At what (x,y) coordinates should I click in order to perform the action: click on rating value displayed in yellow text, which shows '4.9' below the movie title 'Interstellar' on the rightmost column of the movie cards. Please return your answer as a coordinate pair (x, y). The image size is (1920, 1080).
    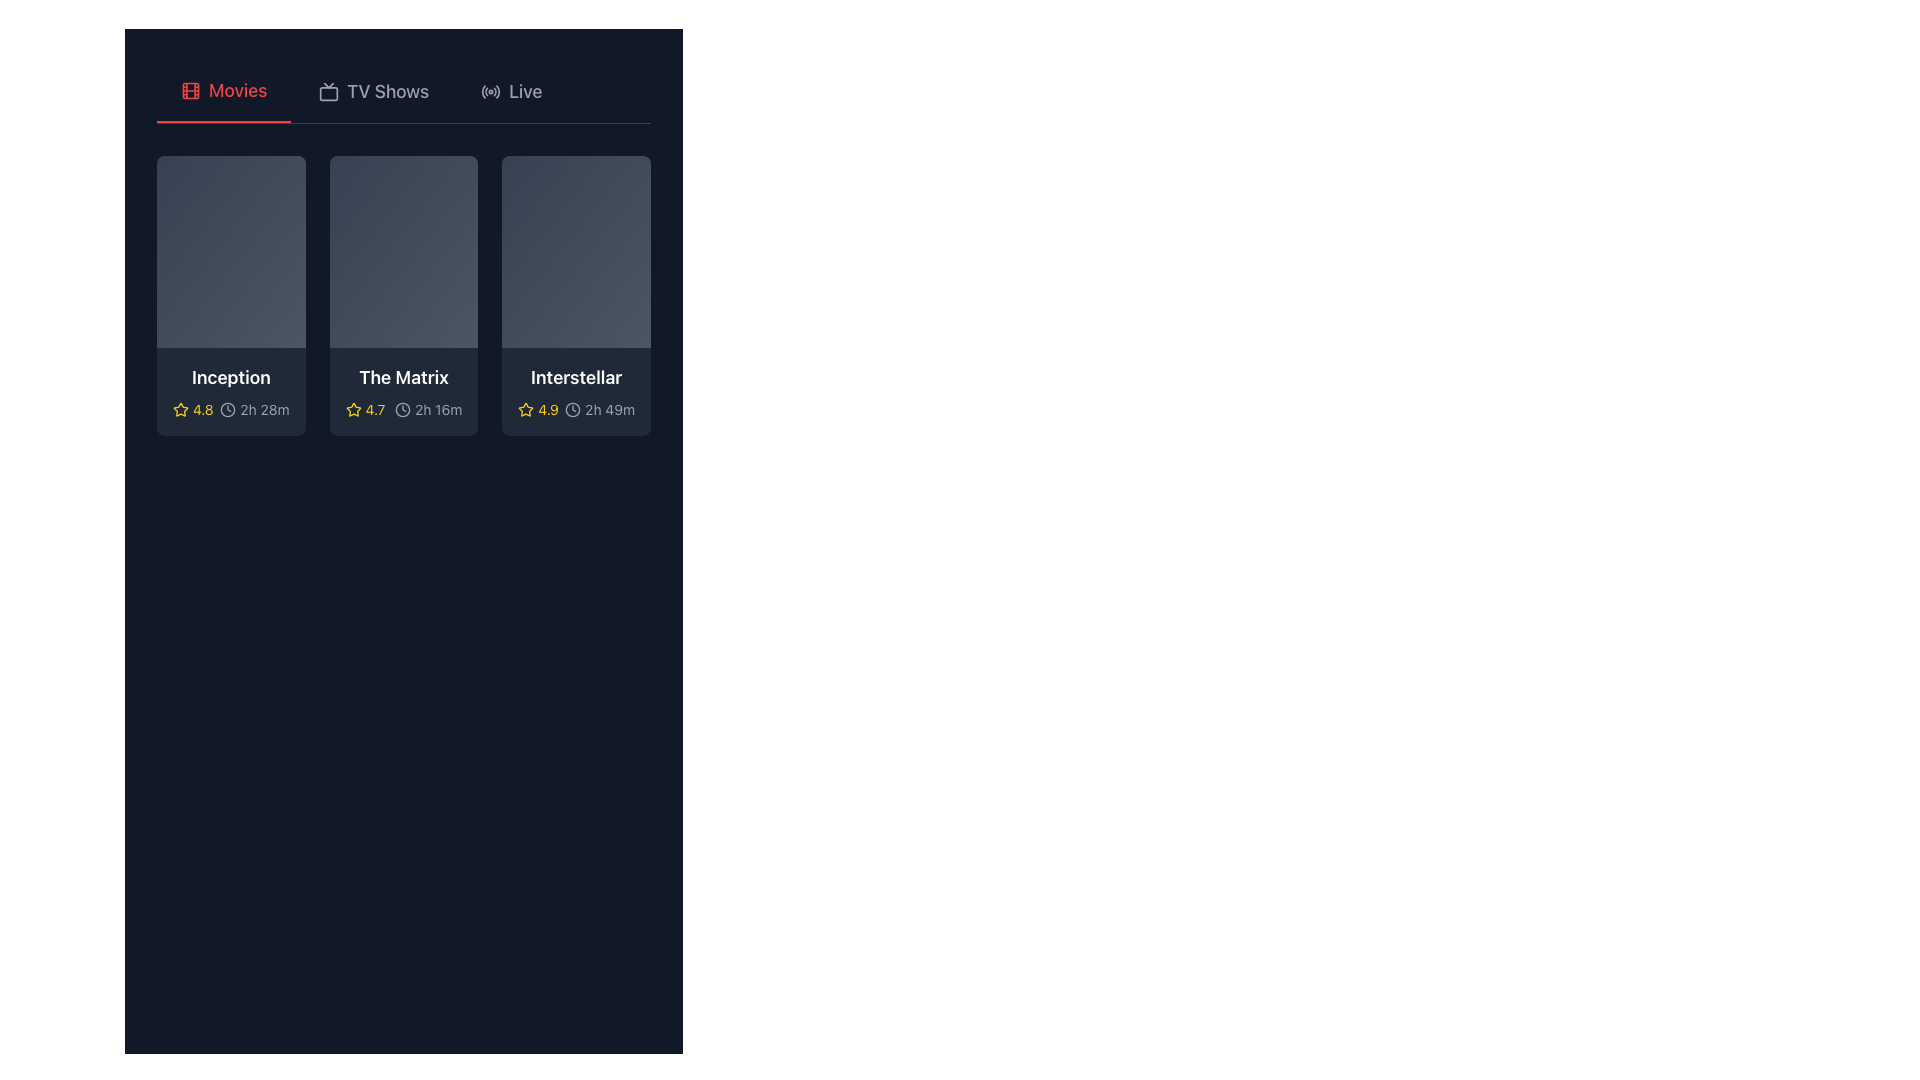
    Looking at the image, I should click on (538, 408).